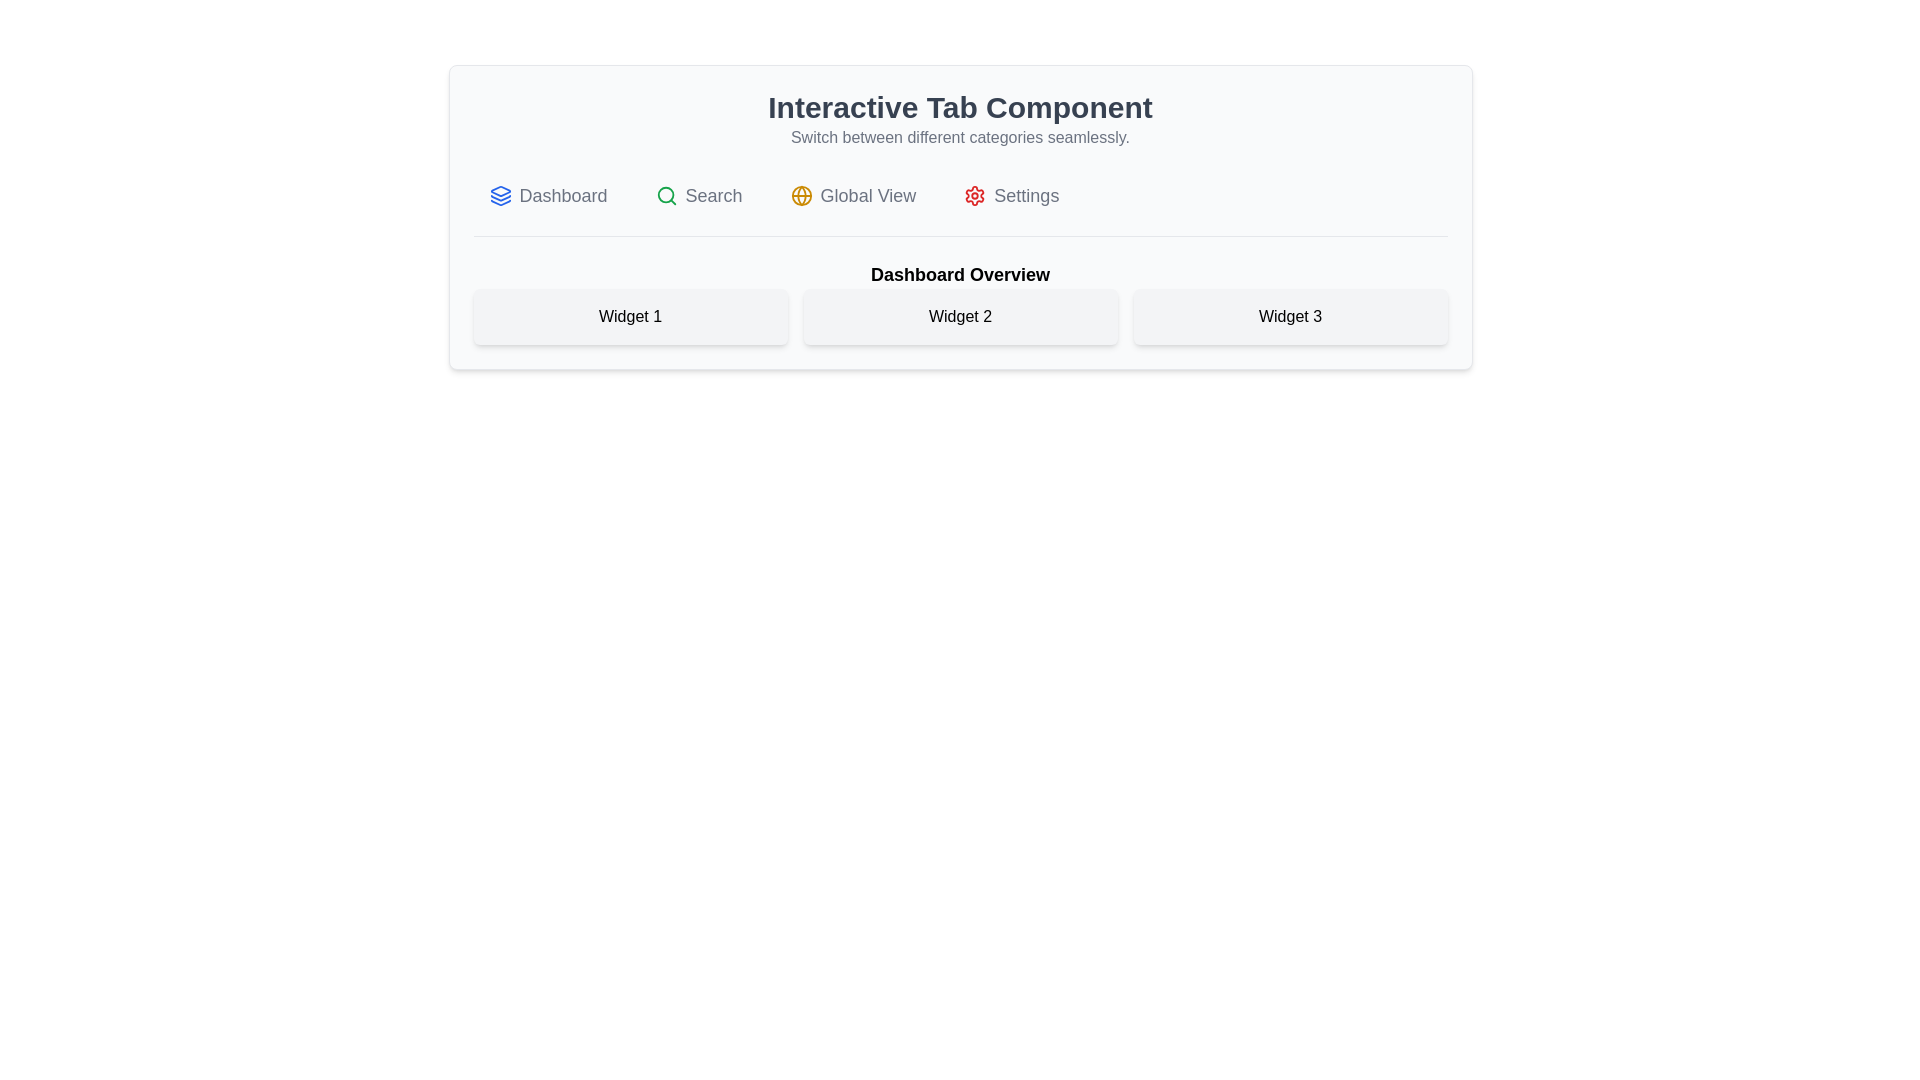 The height and width of the screenshot is (1080, 1920). I want to click on the 'Settings' text label located in the navigation bar, which is styled in medium font and positioned to the right of a cogwheel icon, so click(1026, 196).